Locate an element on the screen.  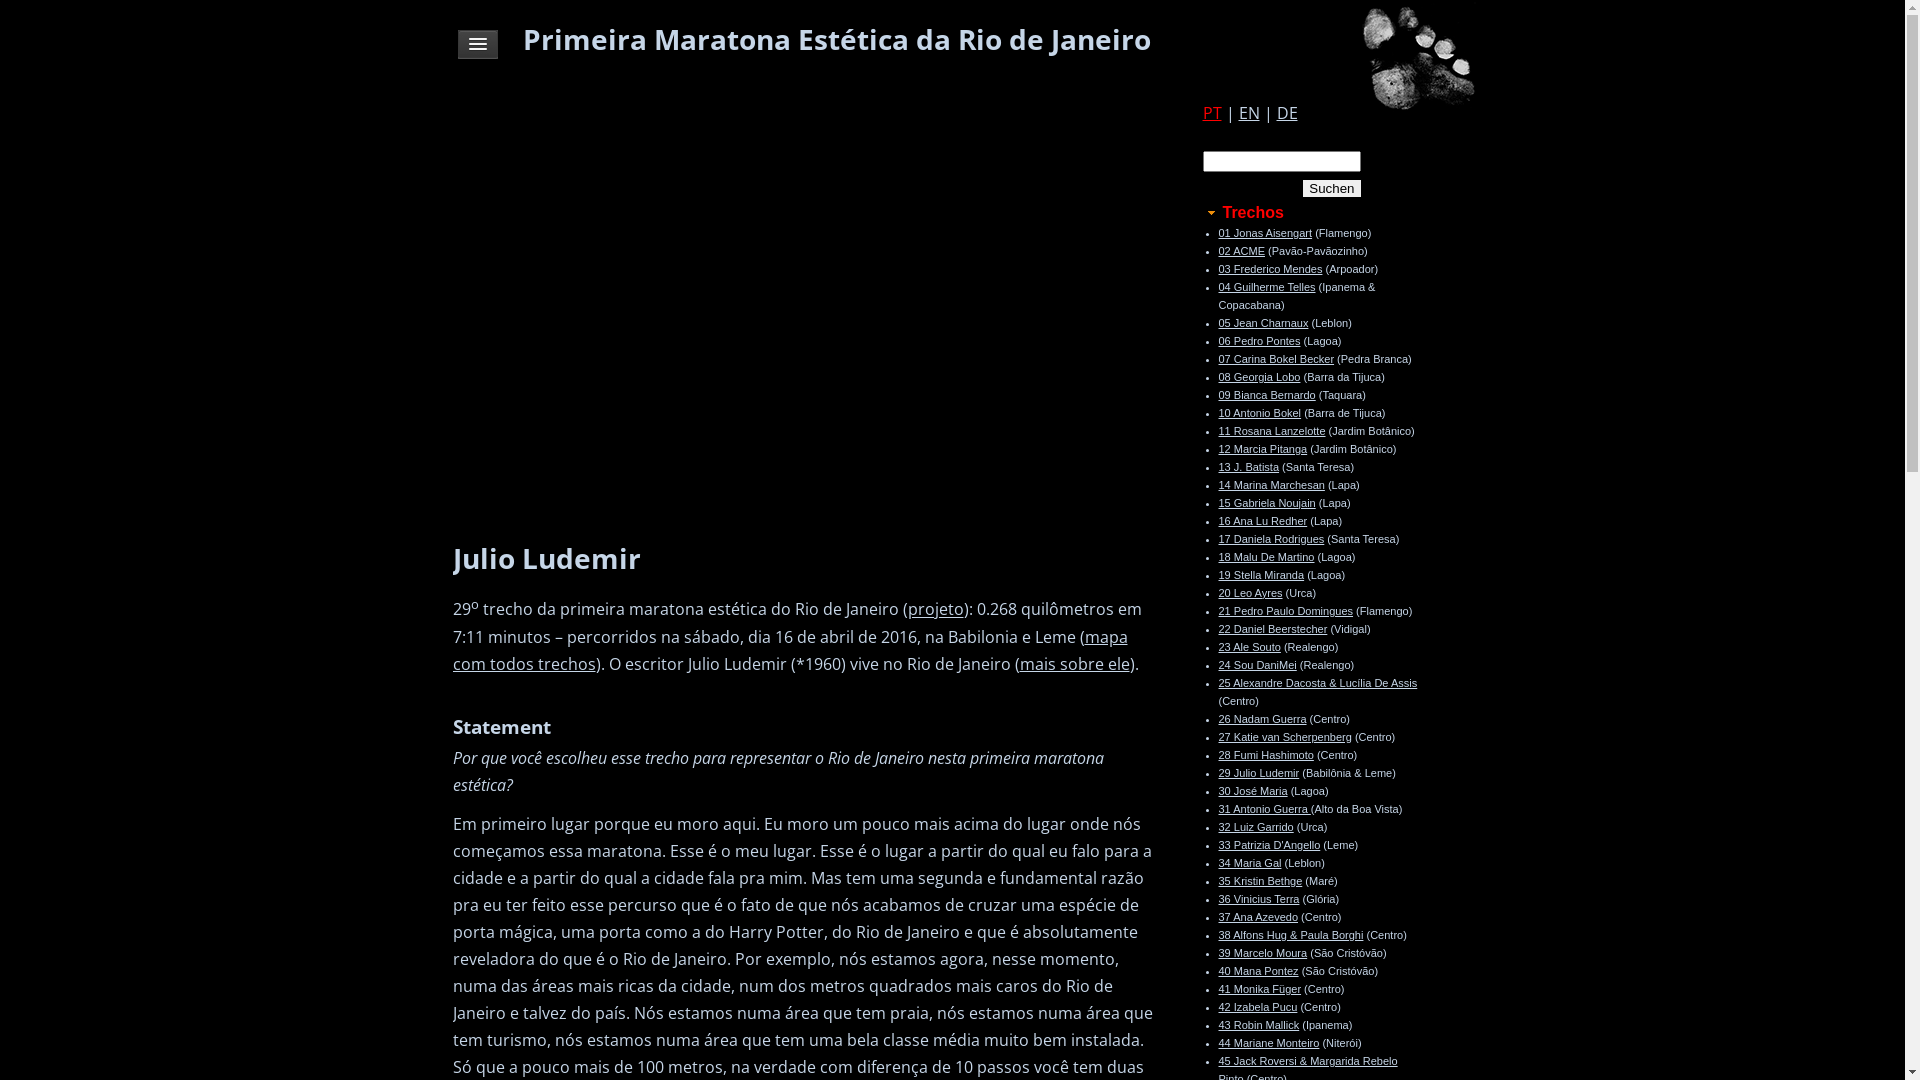
'09 Bianca Bernardo' is located at coordinates (1265, 394).